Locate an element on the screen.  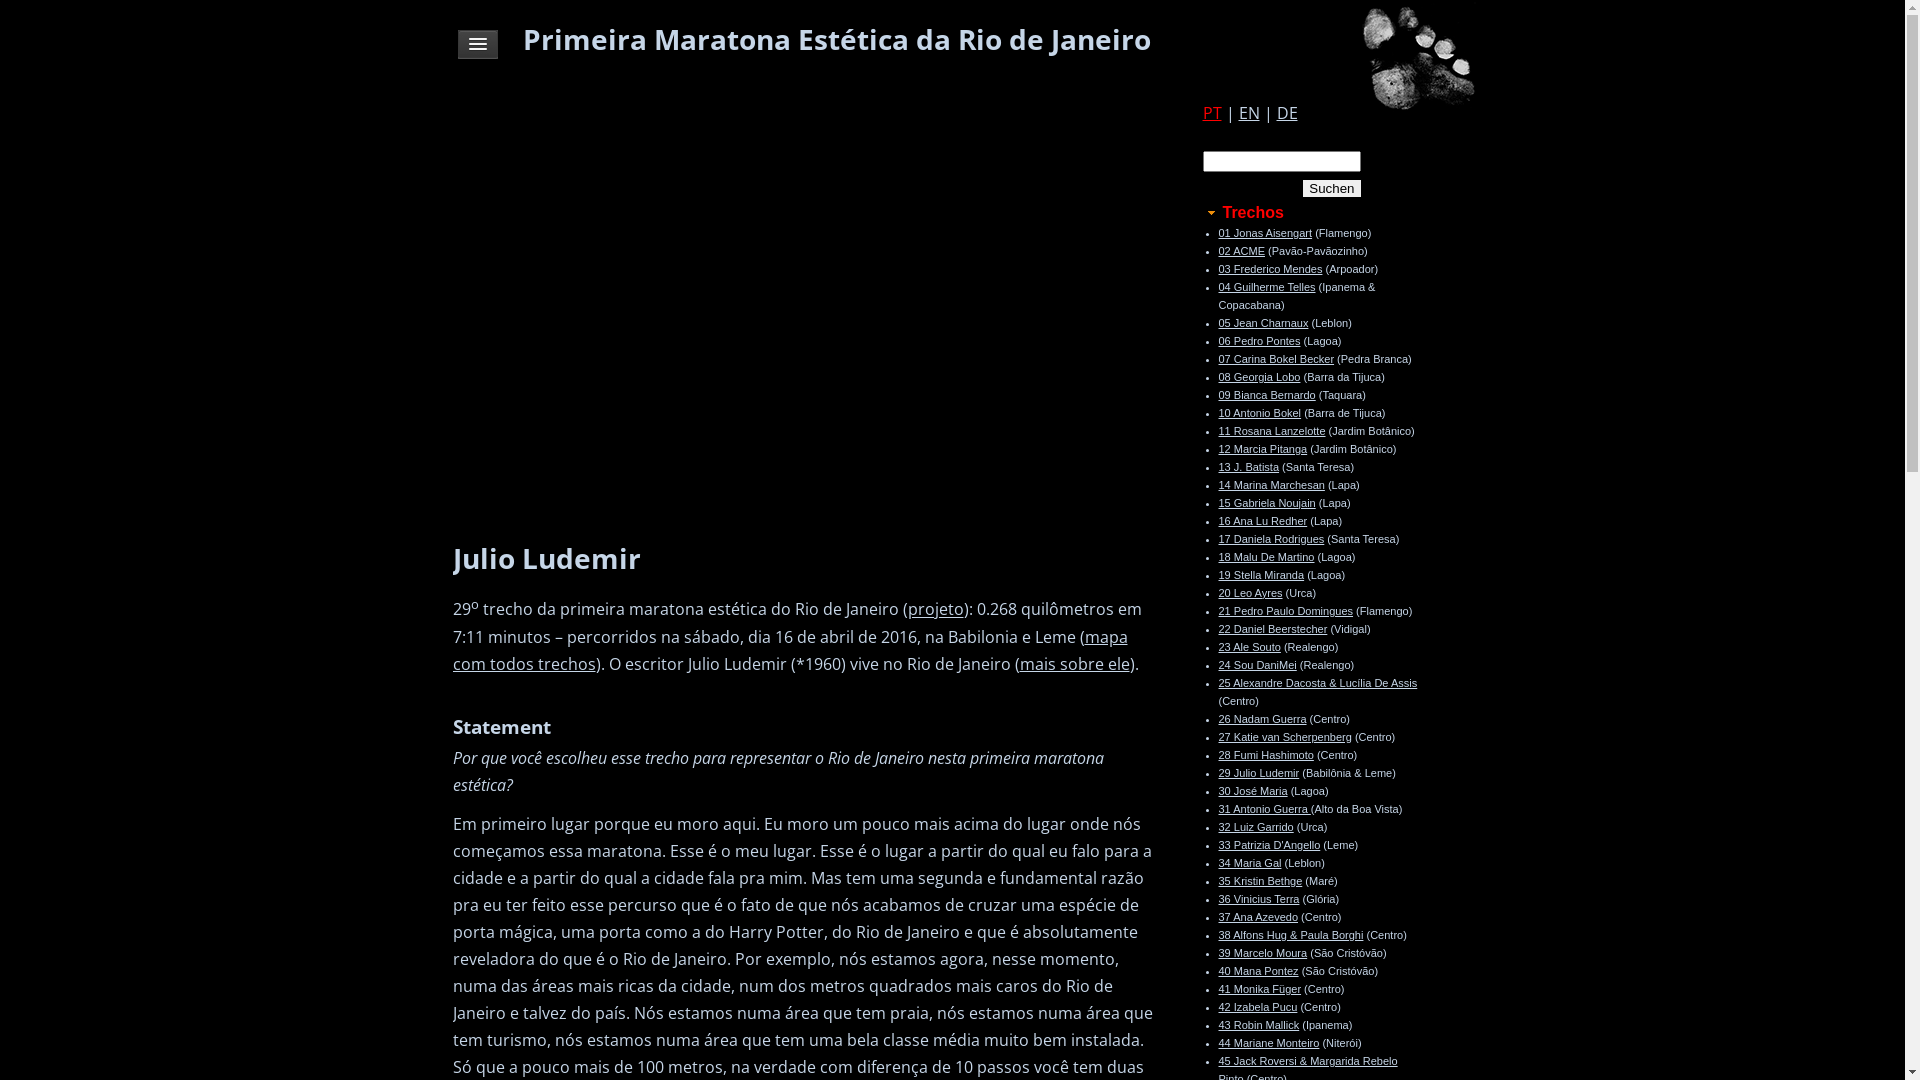
'09 Bianca Bernardo' is located at coordinates (1265, 394).